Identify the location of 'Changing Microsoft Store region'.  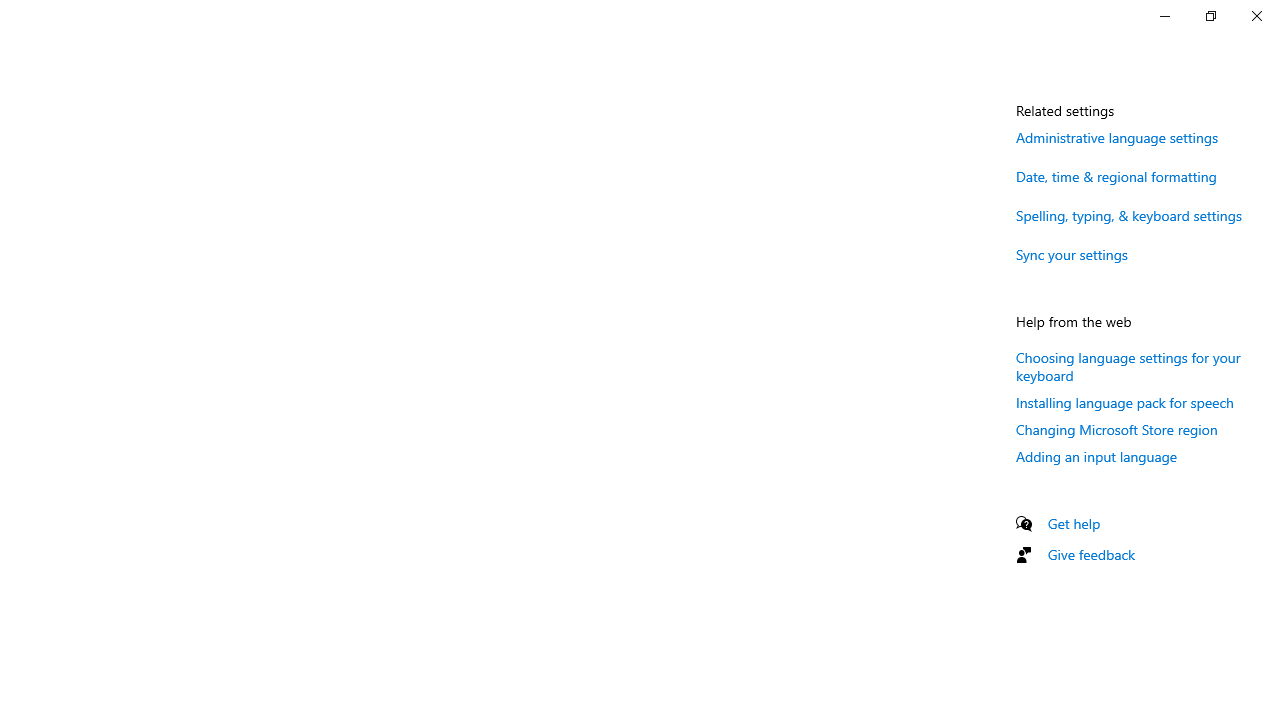
(1116, 428).